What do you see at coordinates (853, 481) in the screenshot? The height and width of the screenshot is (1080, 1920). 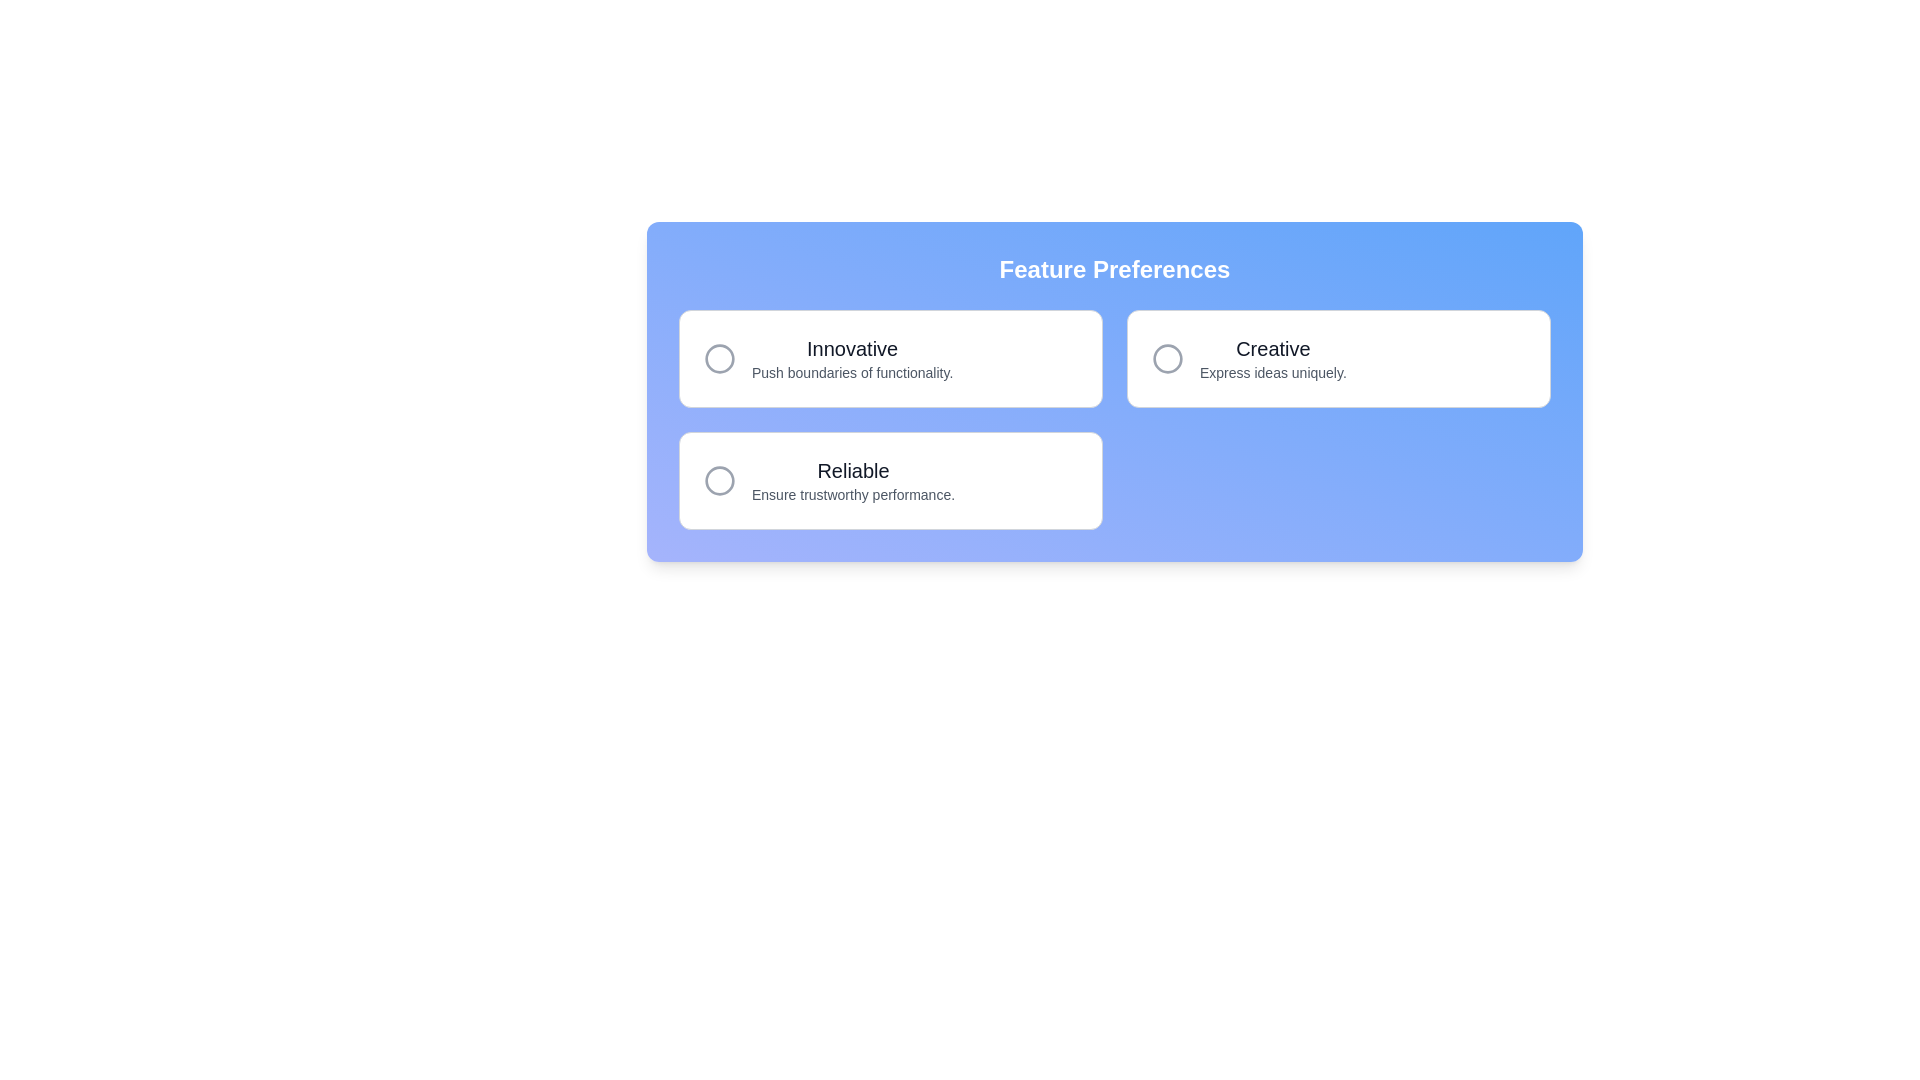 I see `descriptive text of the selectable option labeled 'Reliable' located in the lower left quadrant of the 'Feature Preferences' section, just below the 'Innovative' option` at bounding box center [853, 481].